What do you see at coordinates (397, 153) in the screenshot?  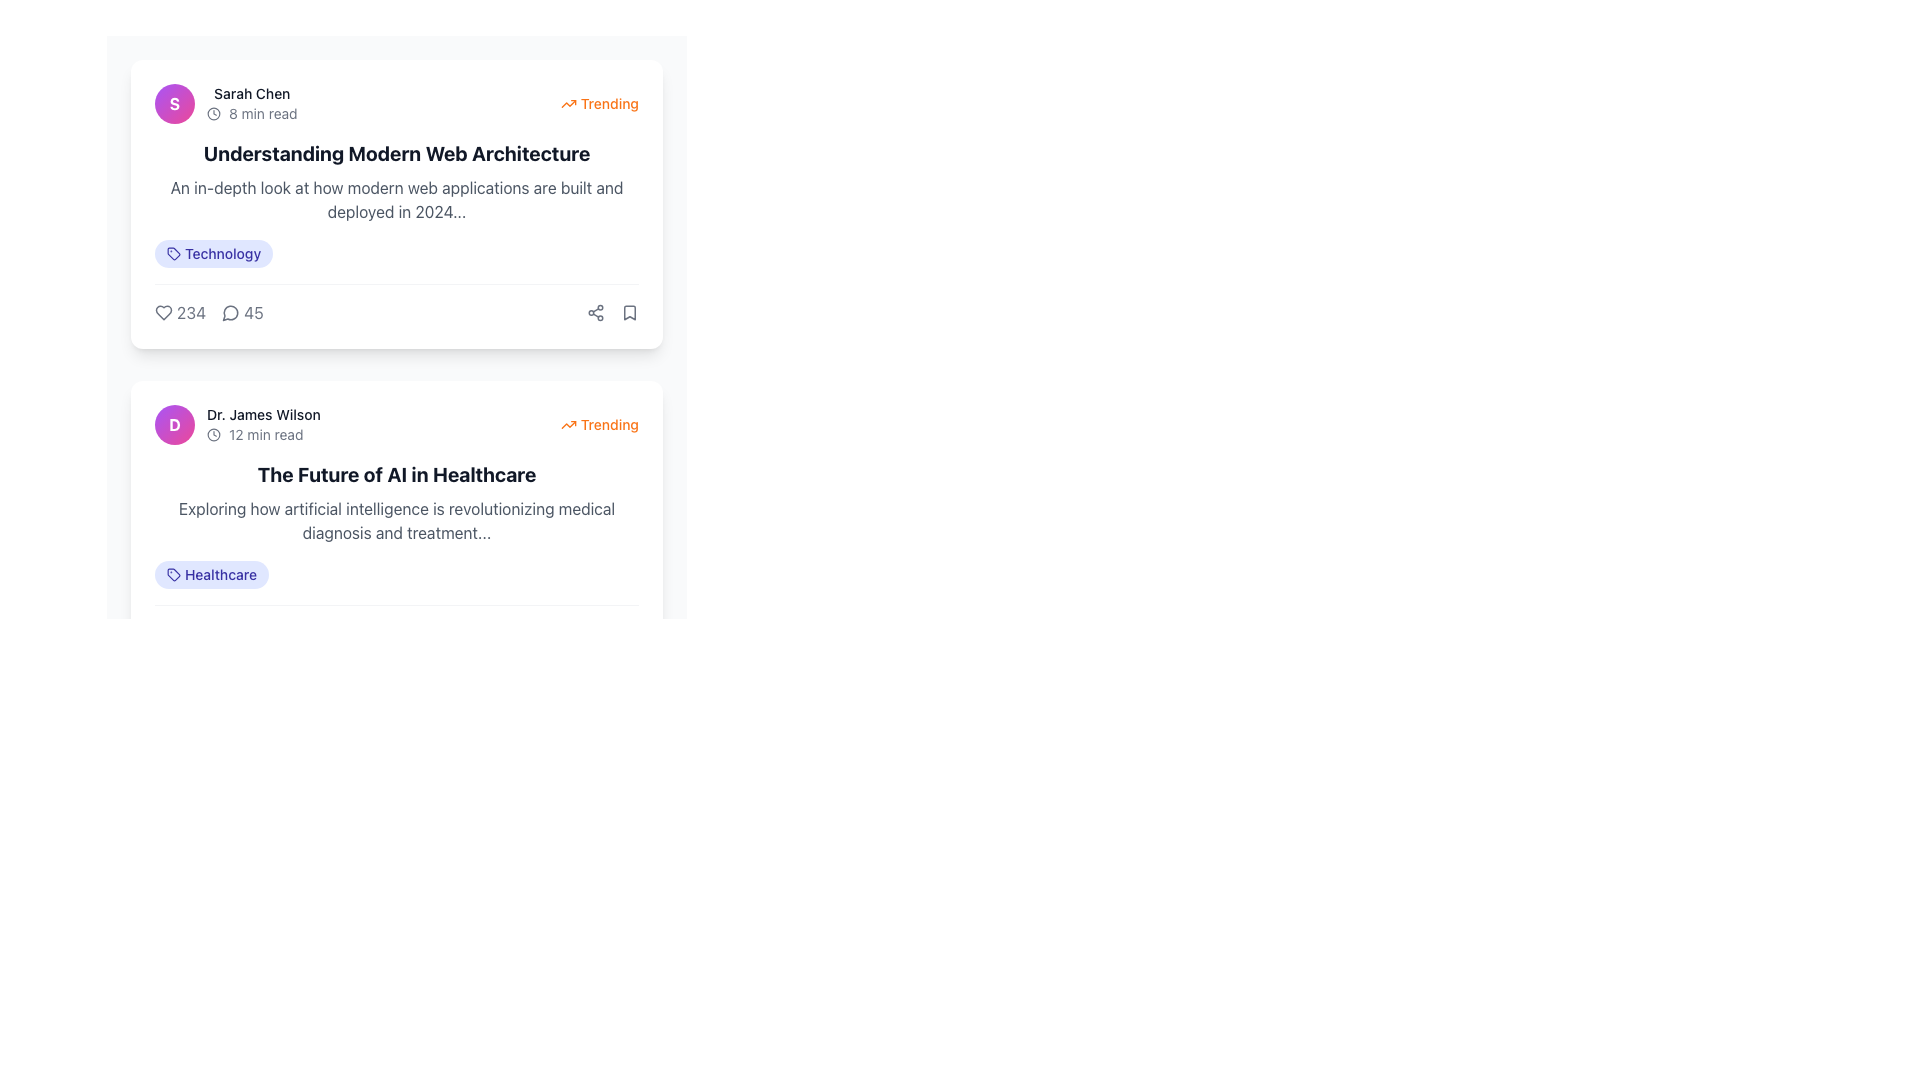 I see `the bold heading text 'Understanding Modern Web Architecture'` at bounding box center [397, 153].